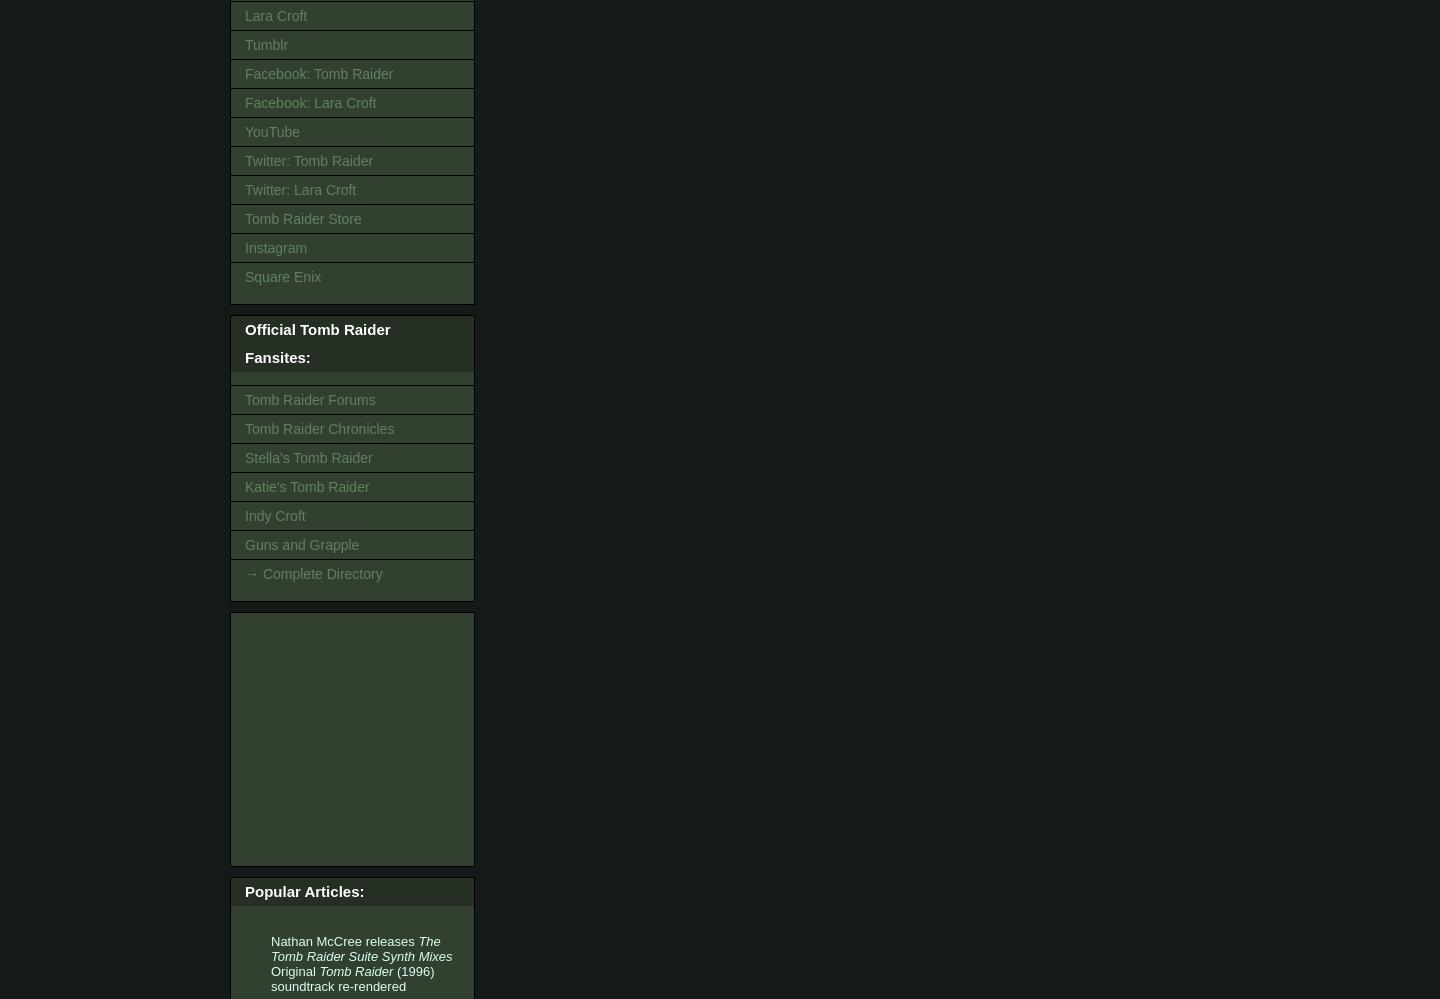  Describe the element at coordinates (307, 487) in the screenshot. I see `'Katie's Tomb Raider'` at that location.